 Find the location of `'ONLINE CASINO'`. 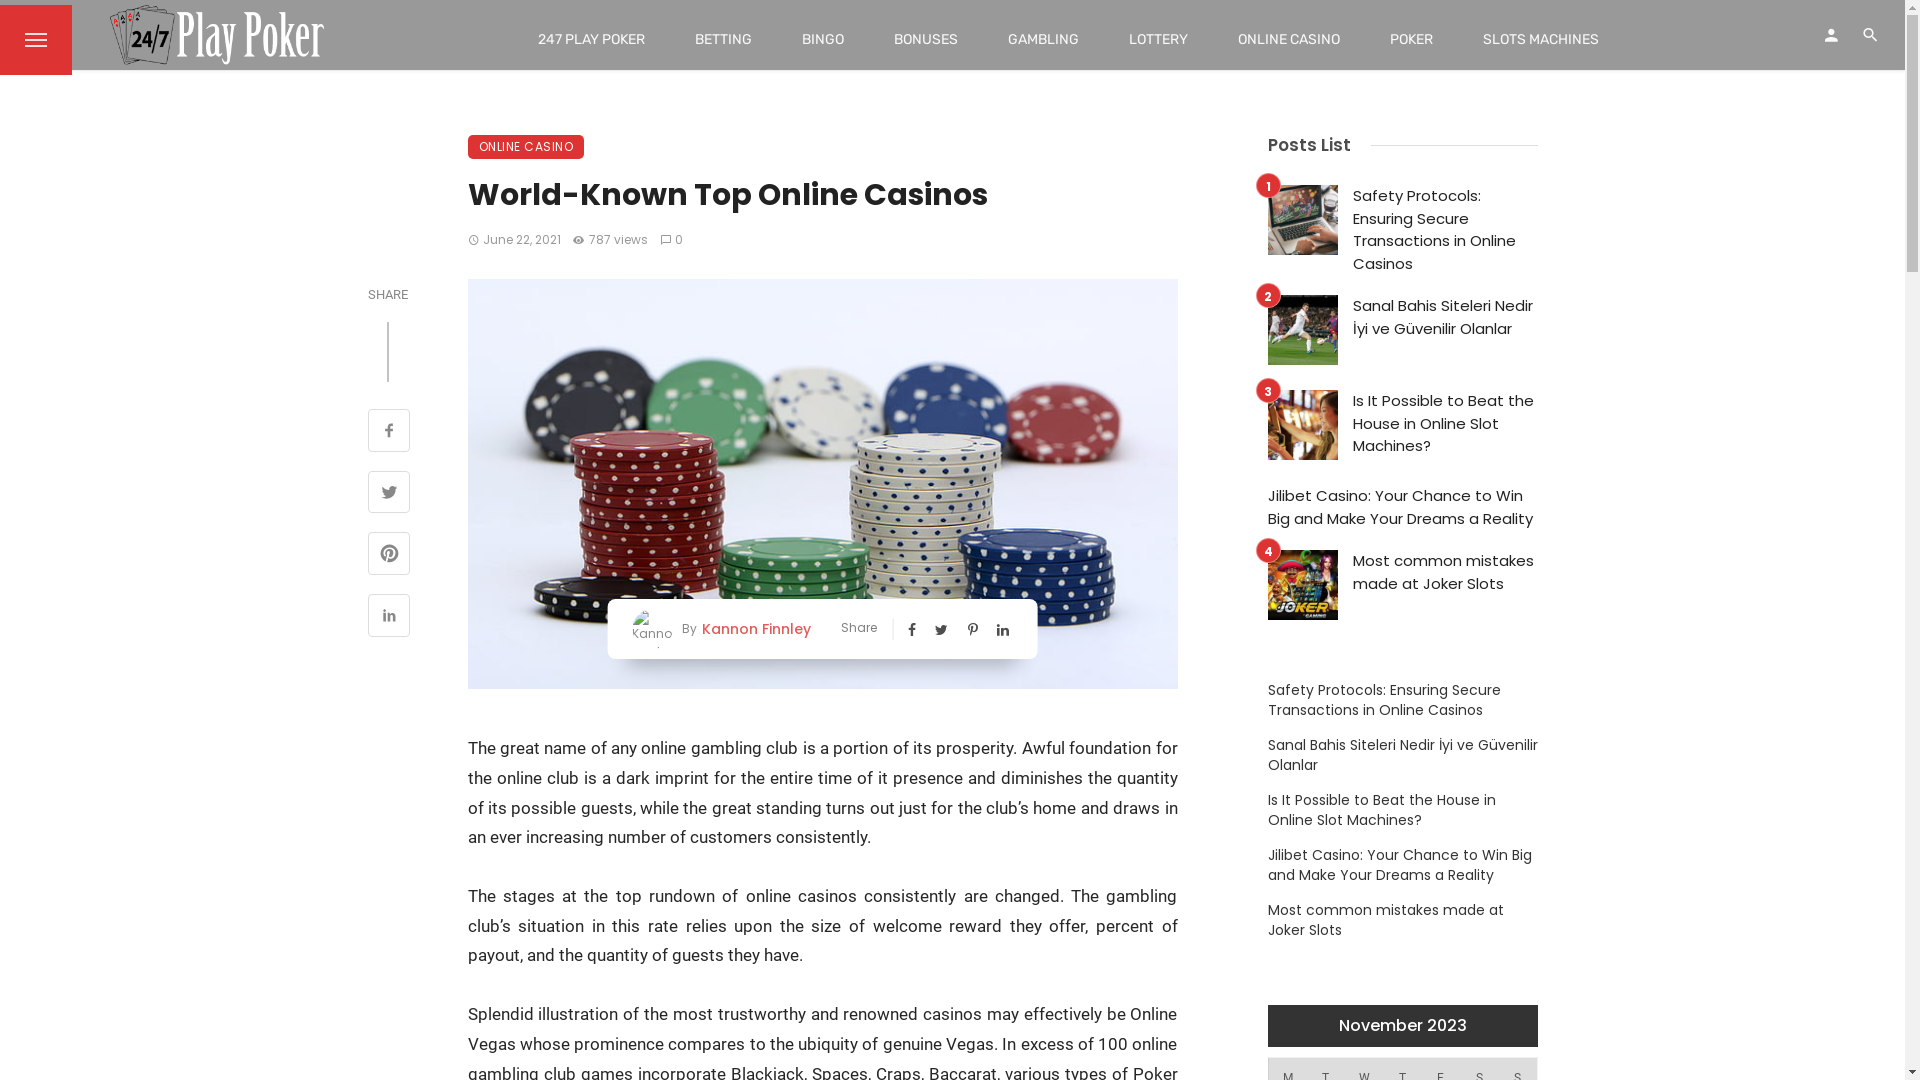

'ONLINE CASINO' is located at coordinates (526, 145).